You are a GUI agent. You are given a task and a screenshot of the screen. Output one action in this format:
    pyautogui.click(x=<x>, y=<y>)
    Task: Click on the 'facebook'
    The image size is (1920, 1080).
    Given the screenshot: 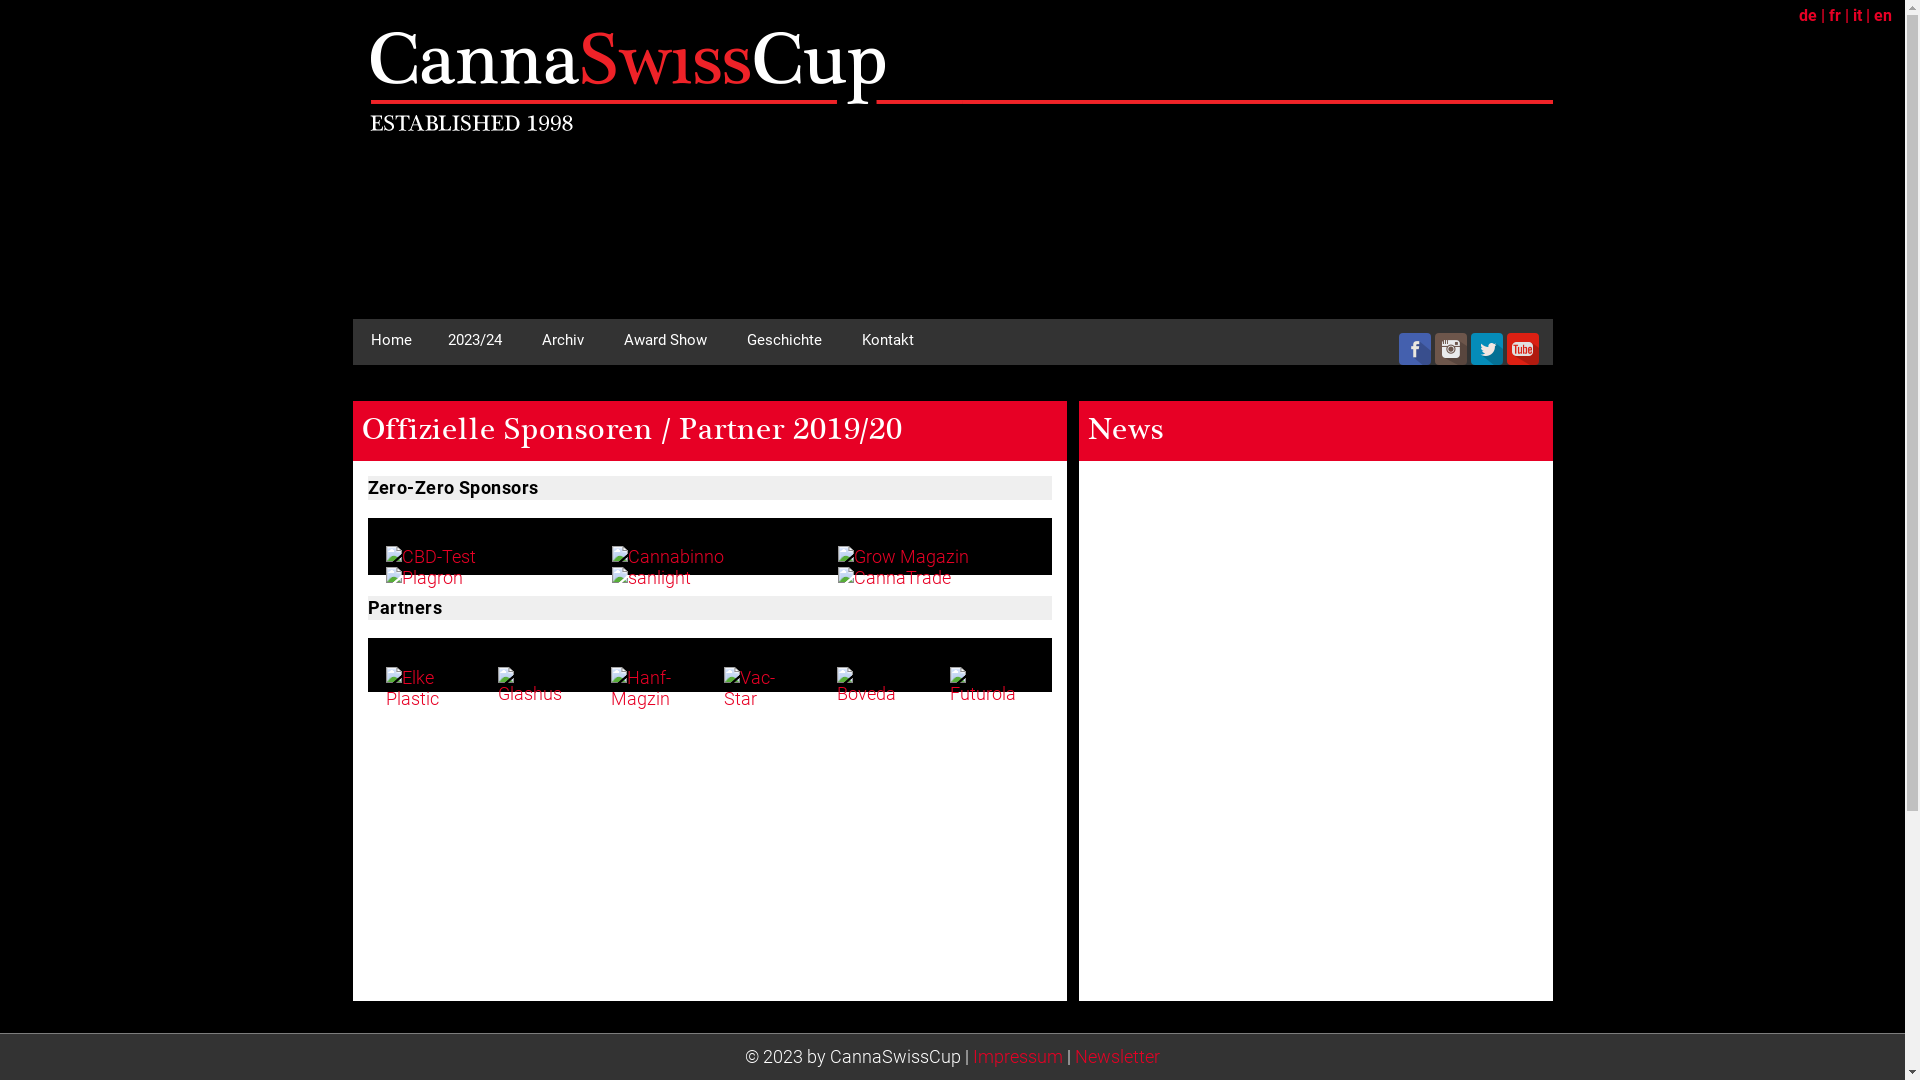 What is the action you would take?
    pyautogui.click(x=1396, y=347)
    